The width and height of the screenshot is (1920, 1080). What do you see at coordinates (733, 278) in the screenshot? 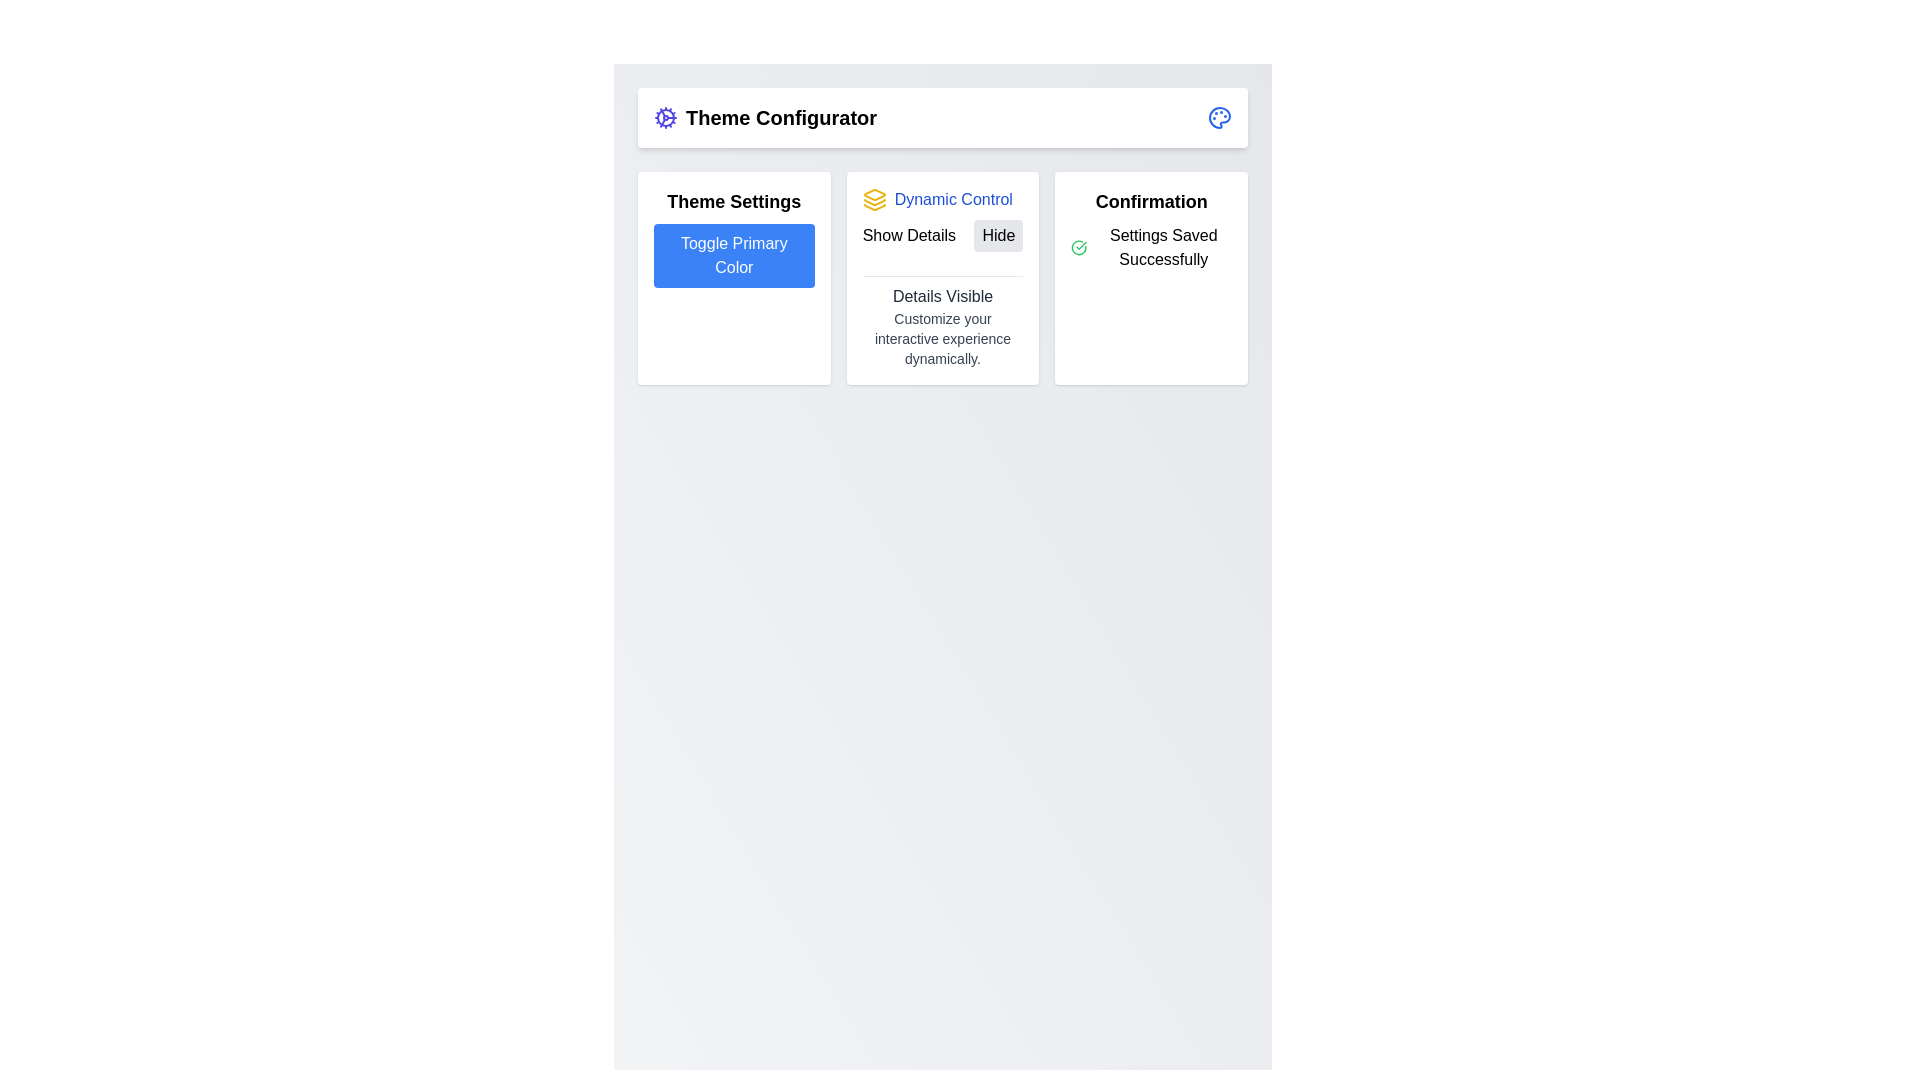
I see `the interactable button located in the top-left corner of the card layout` at bounding box center [733, 278].